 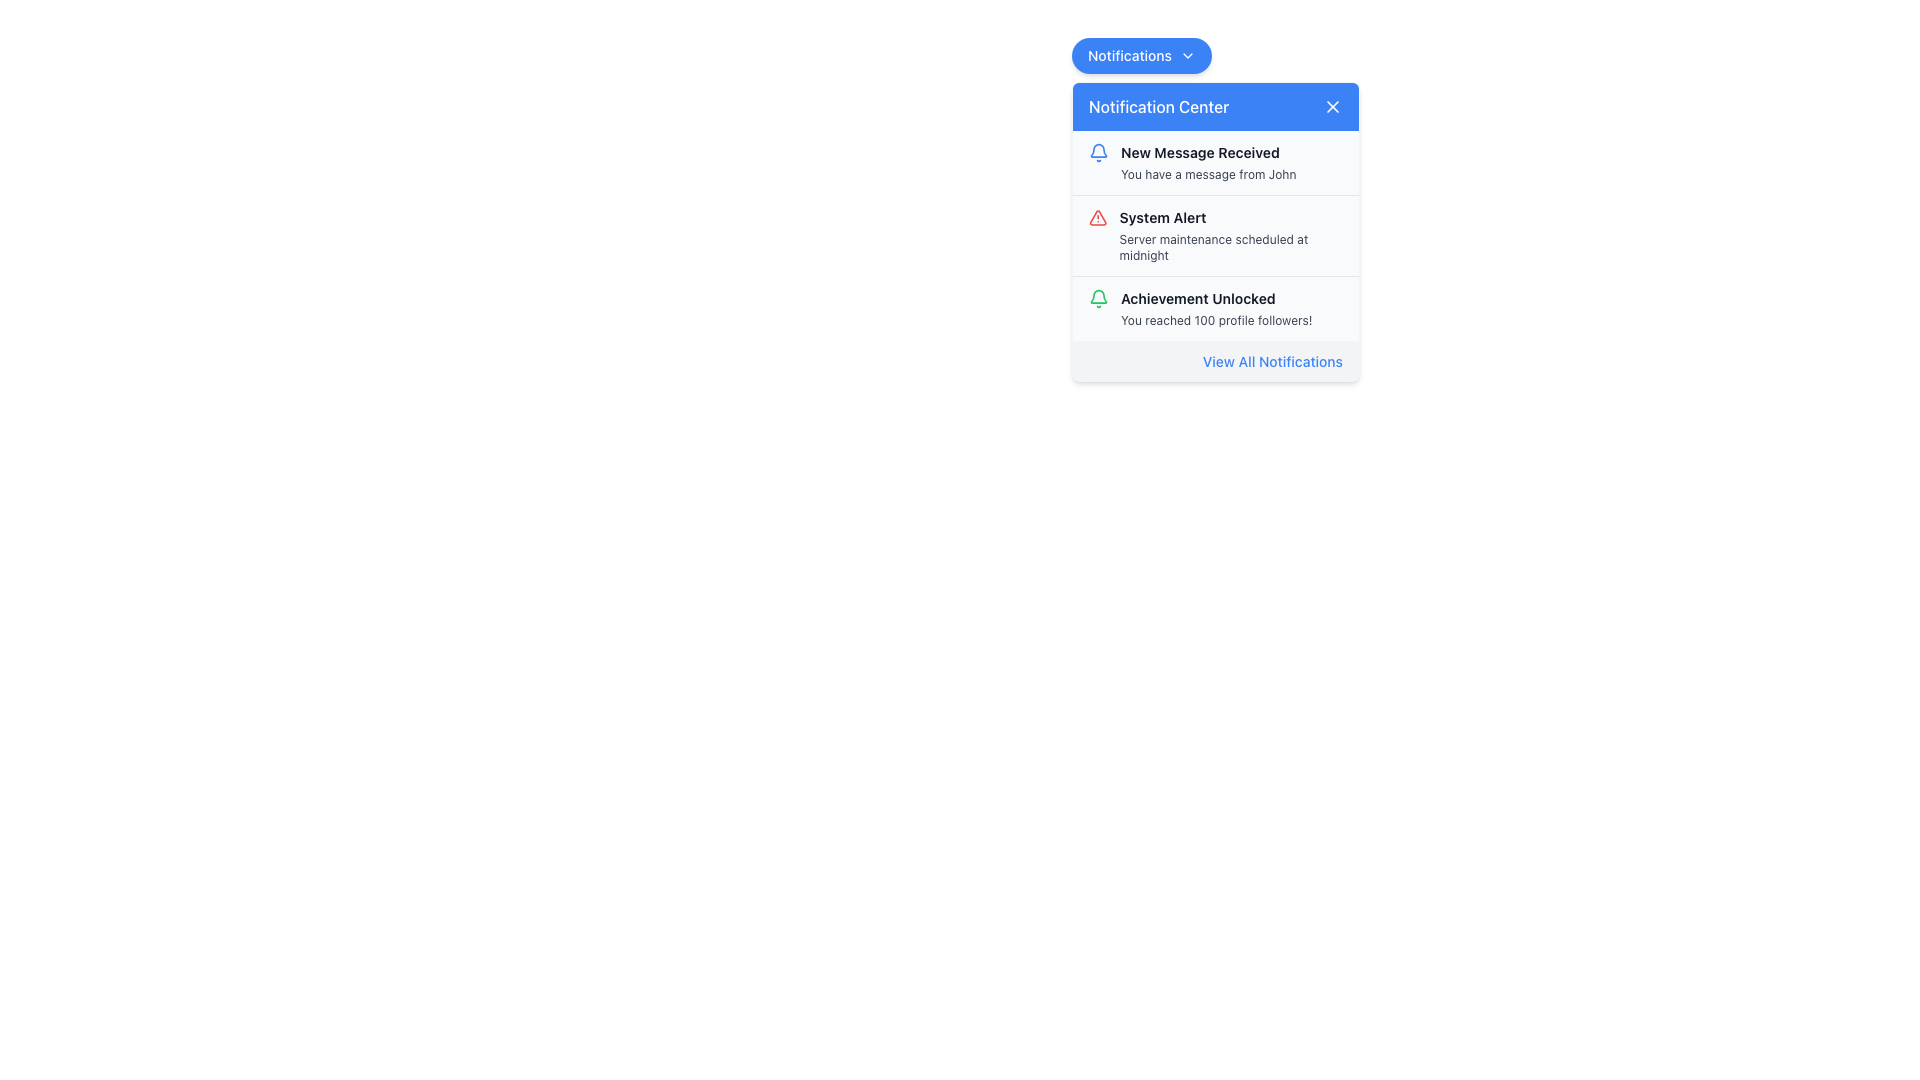 What do you see at coordinates (1230, 234) in the screenshot?
I see `the Notification Item which displays 'System Alert' as the title and 'Server maintenance scheduled at midnight' as the subtitle, located in the Notification Center` at bounding box center [1230, 234].